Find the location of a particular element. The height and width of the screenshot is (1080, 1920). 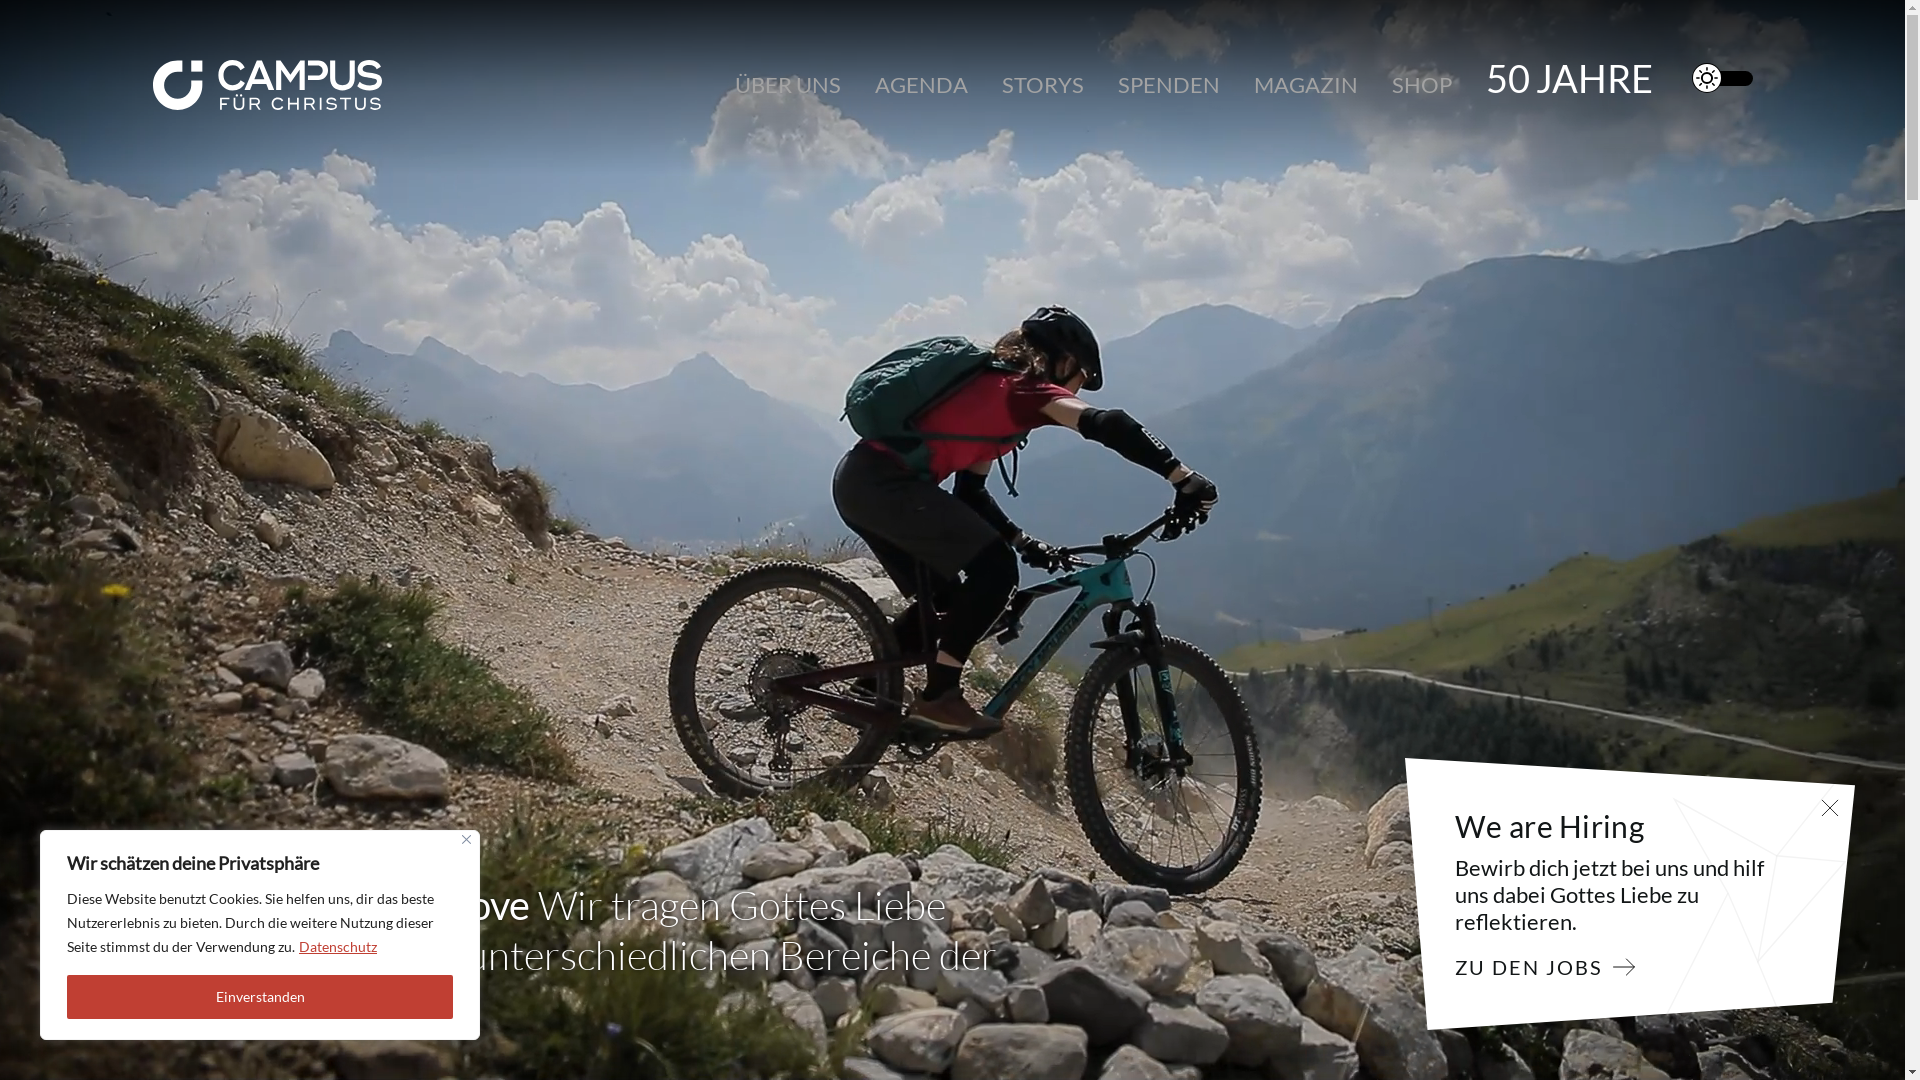

'49 is located at coordinates (1568, 77).